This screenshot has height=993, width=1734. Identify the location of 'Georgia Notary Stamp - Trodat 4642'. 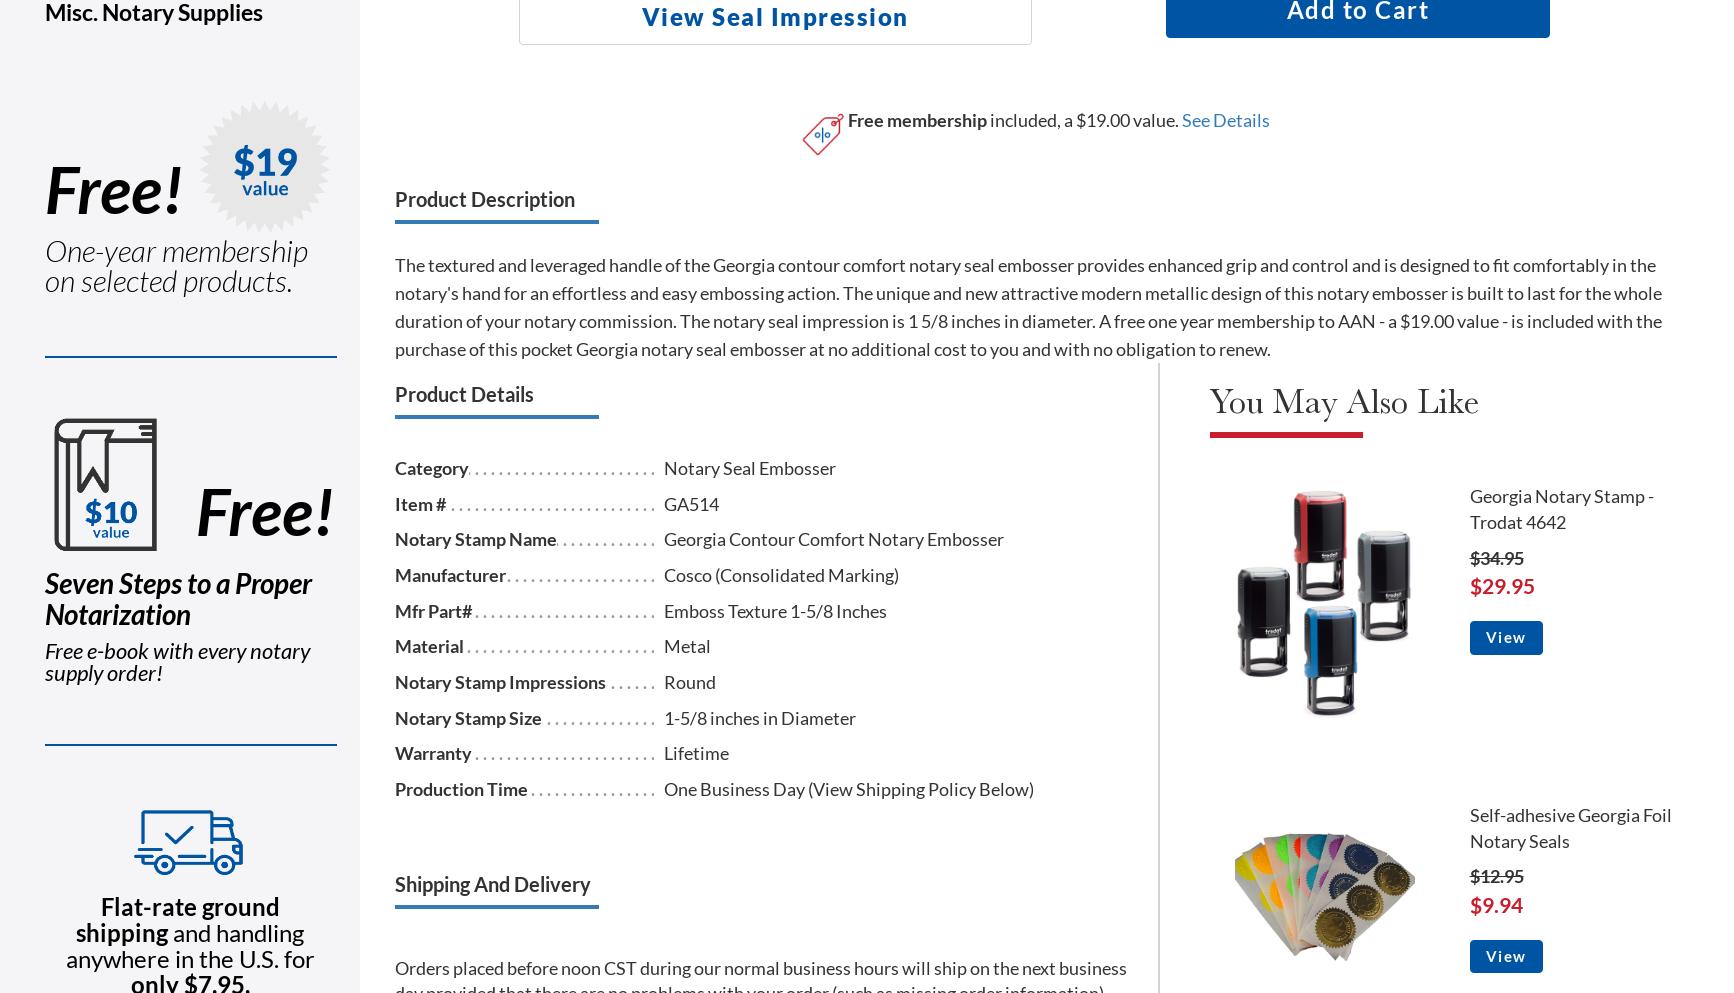
(1559, 509).